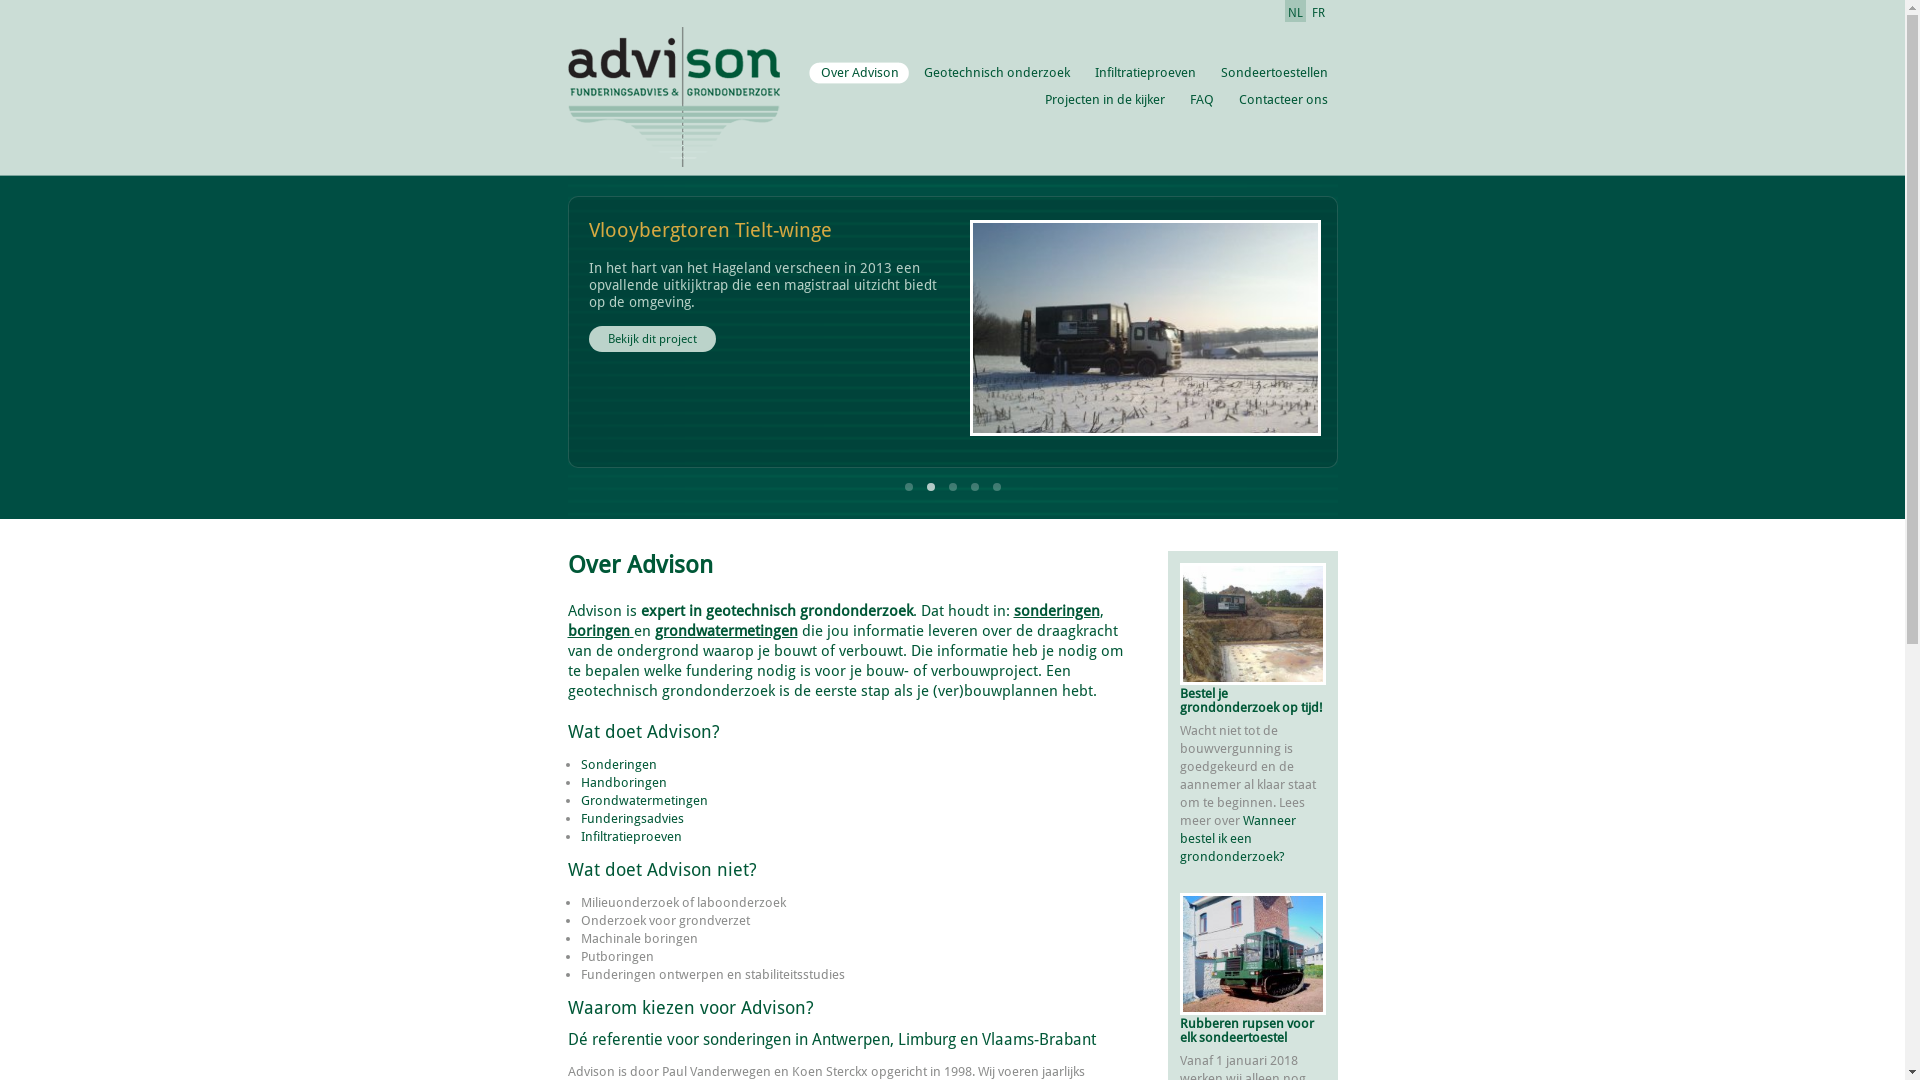 The image size is (1920, 1080). Describe the element at coordinates (673, 83) in the screenshot. I see `'Ga naar de Advison homepage'` at that location.